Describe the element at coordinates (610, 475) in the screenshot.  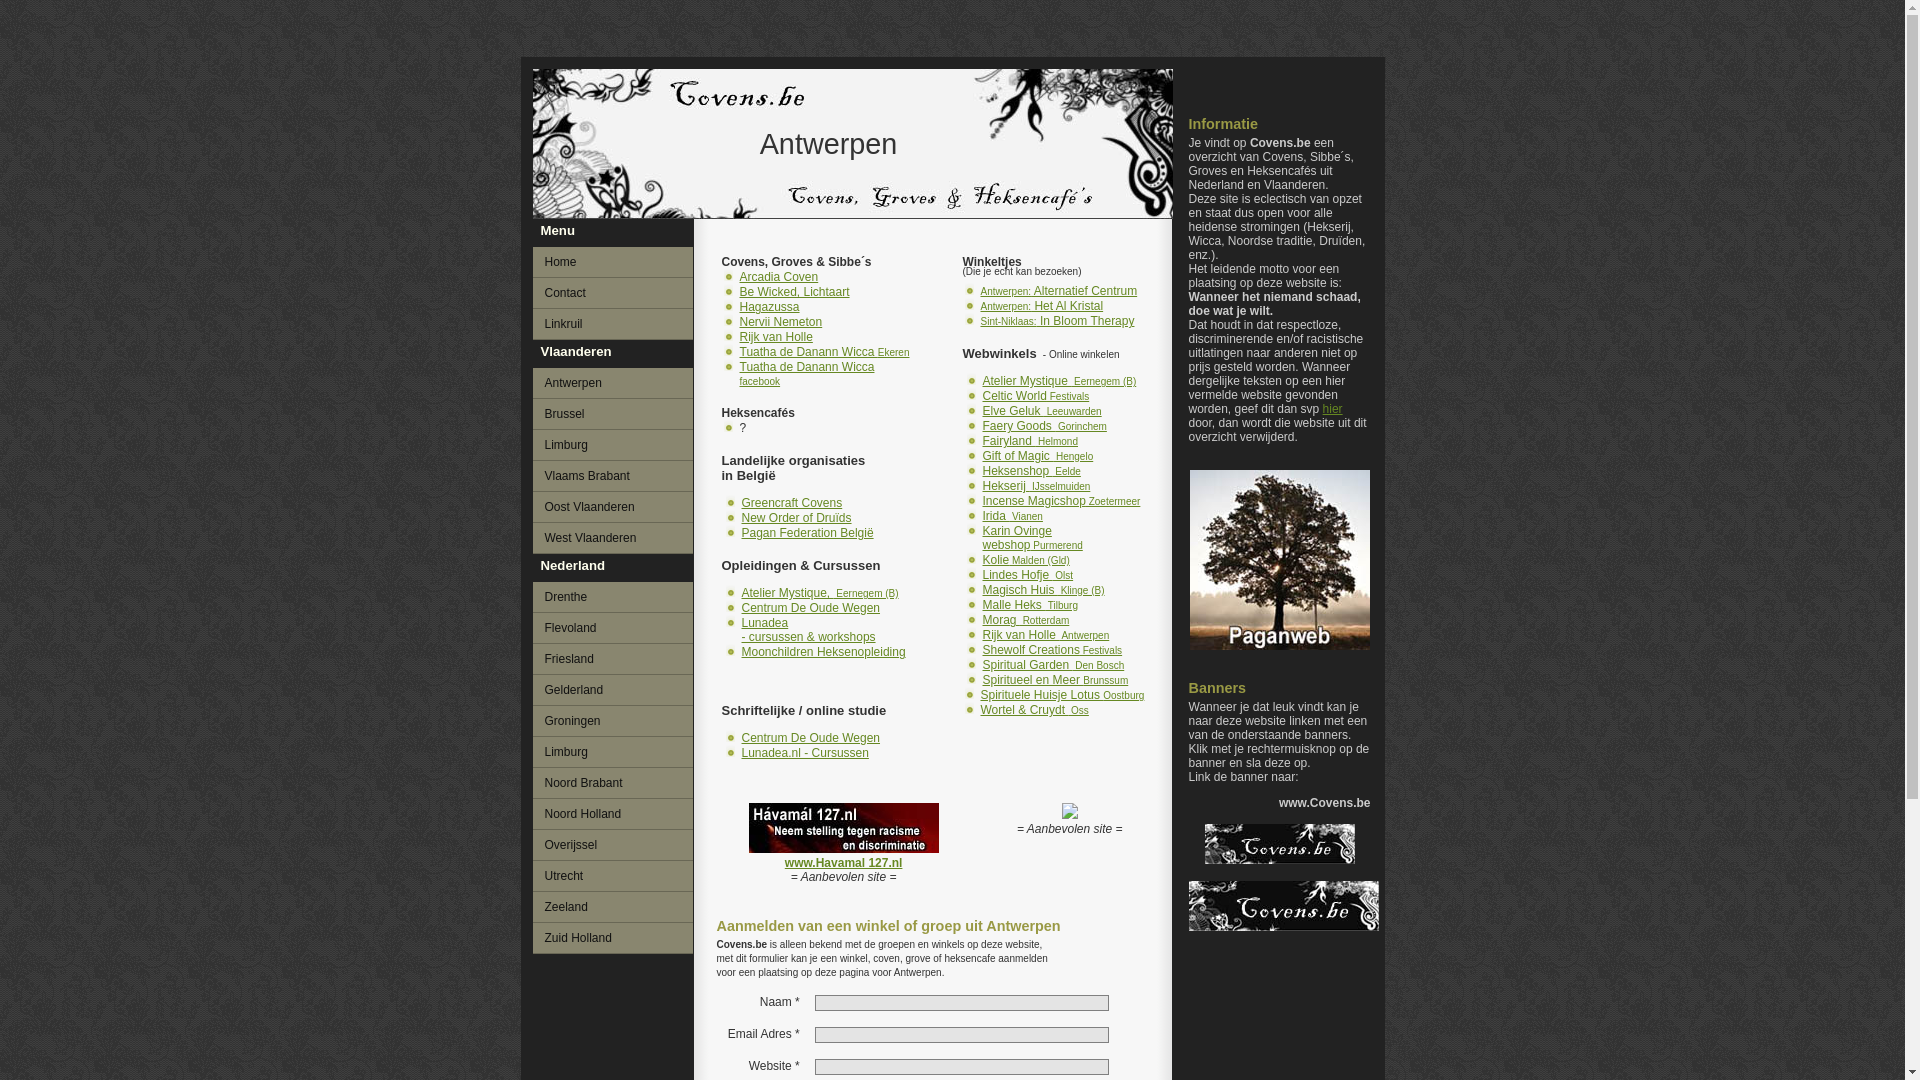
I see `'Vlaams Brabant'` at that location.